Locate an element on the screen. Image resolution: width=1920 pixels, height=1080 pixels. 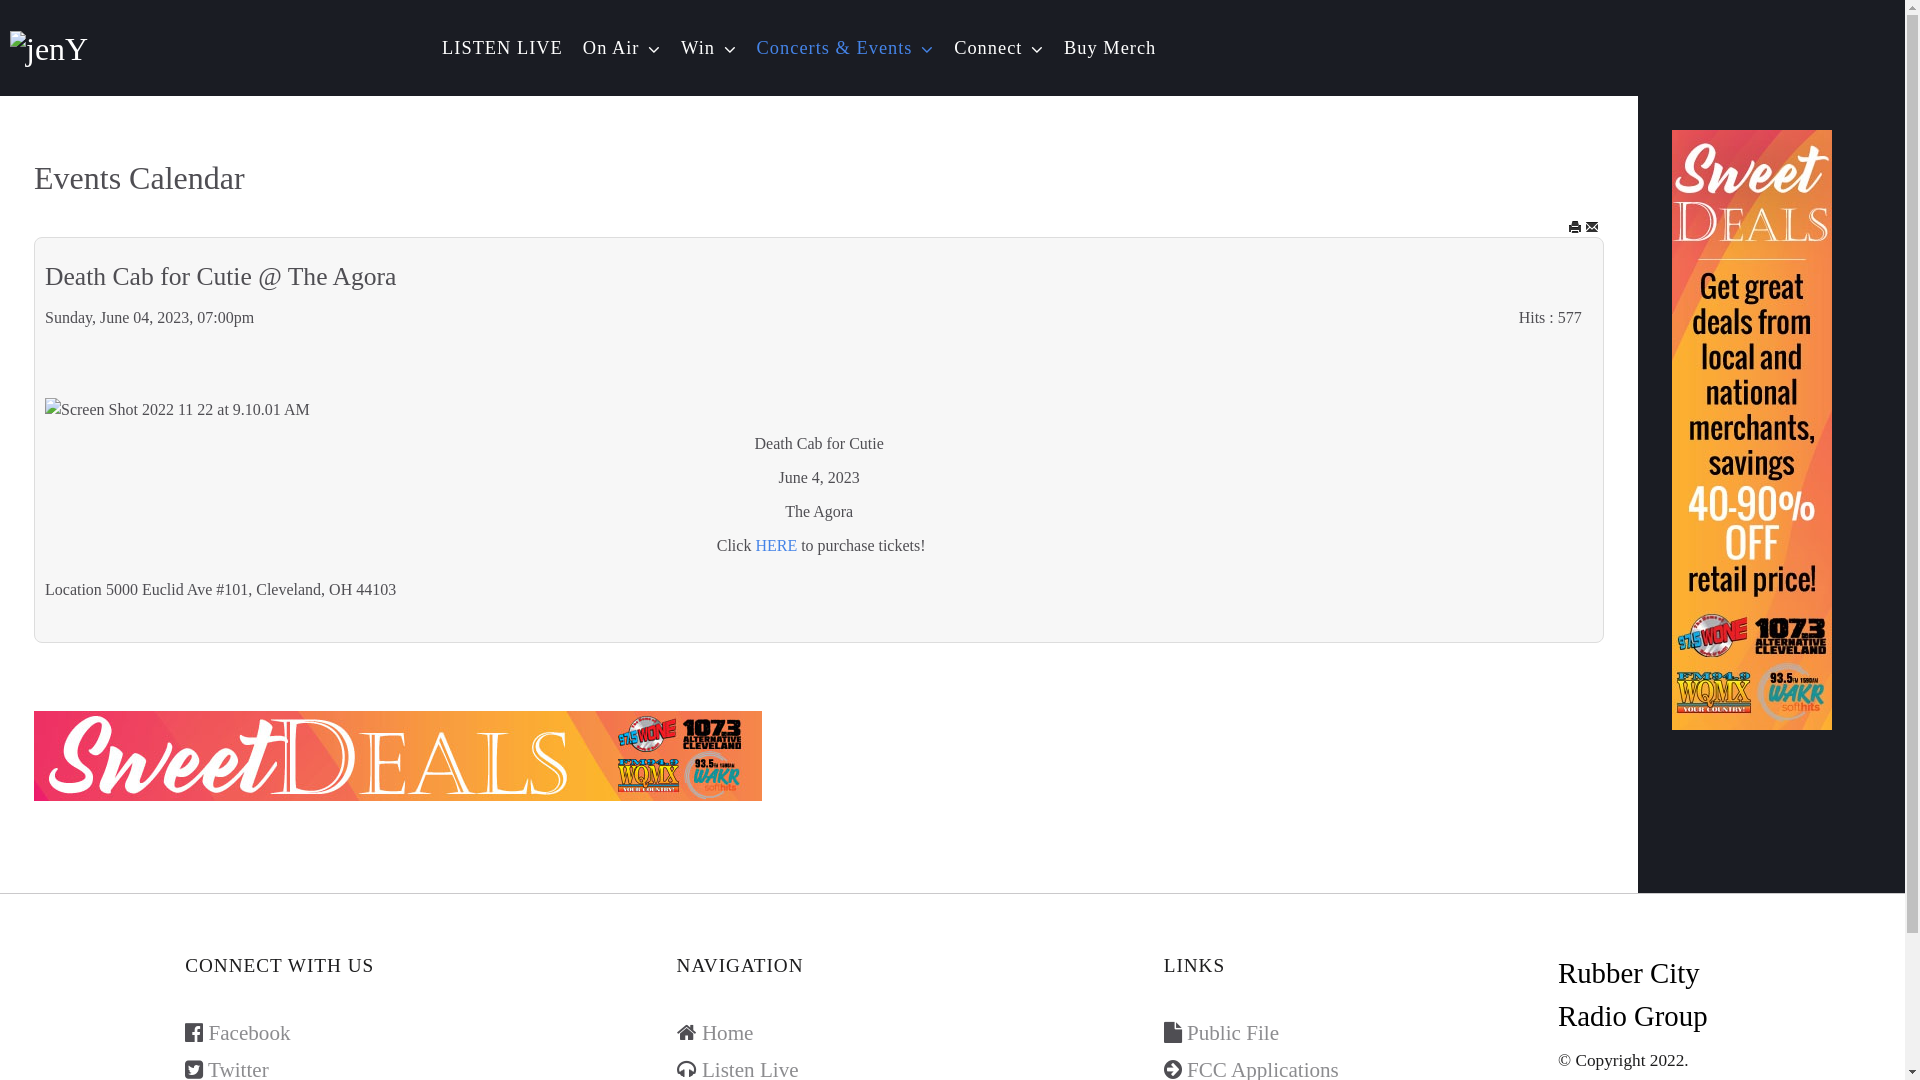
'EMAIL' is located at coordinates (1591, 226).